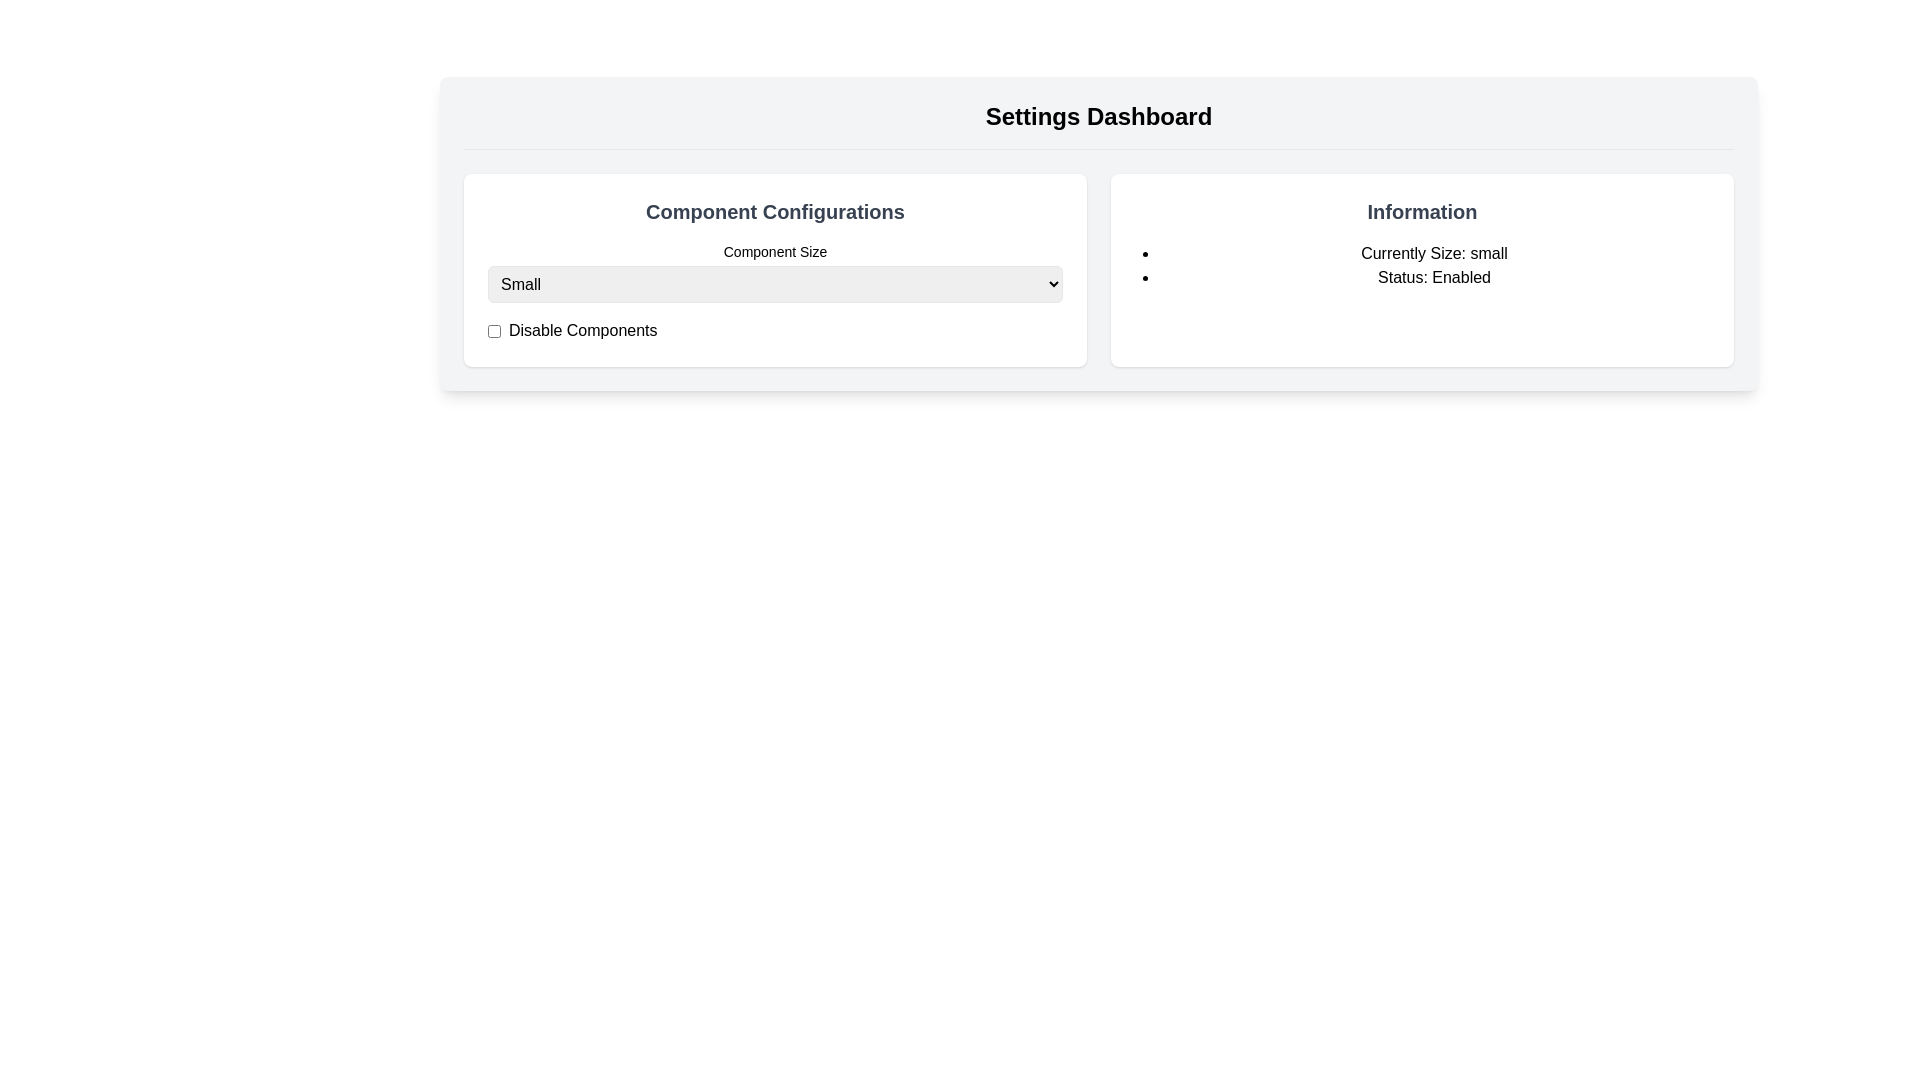 The width and height of the screenshot is (1920, 1080). Describe the element at coordinates (774, 250) in the screenshot. I see `the descriptive label located in the 'Component Configurations' section, positioned directly above the dropdown menu for size options` at that location.